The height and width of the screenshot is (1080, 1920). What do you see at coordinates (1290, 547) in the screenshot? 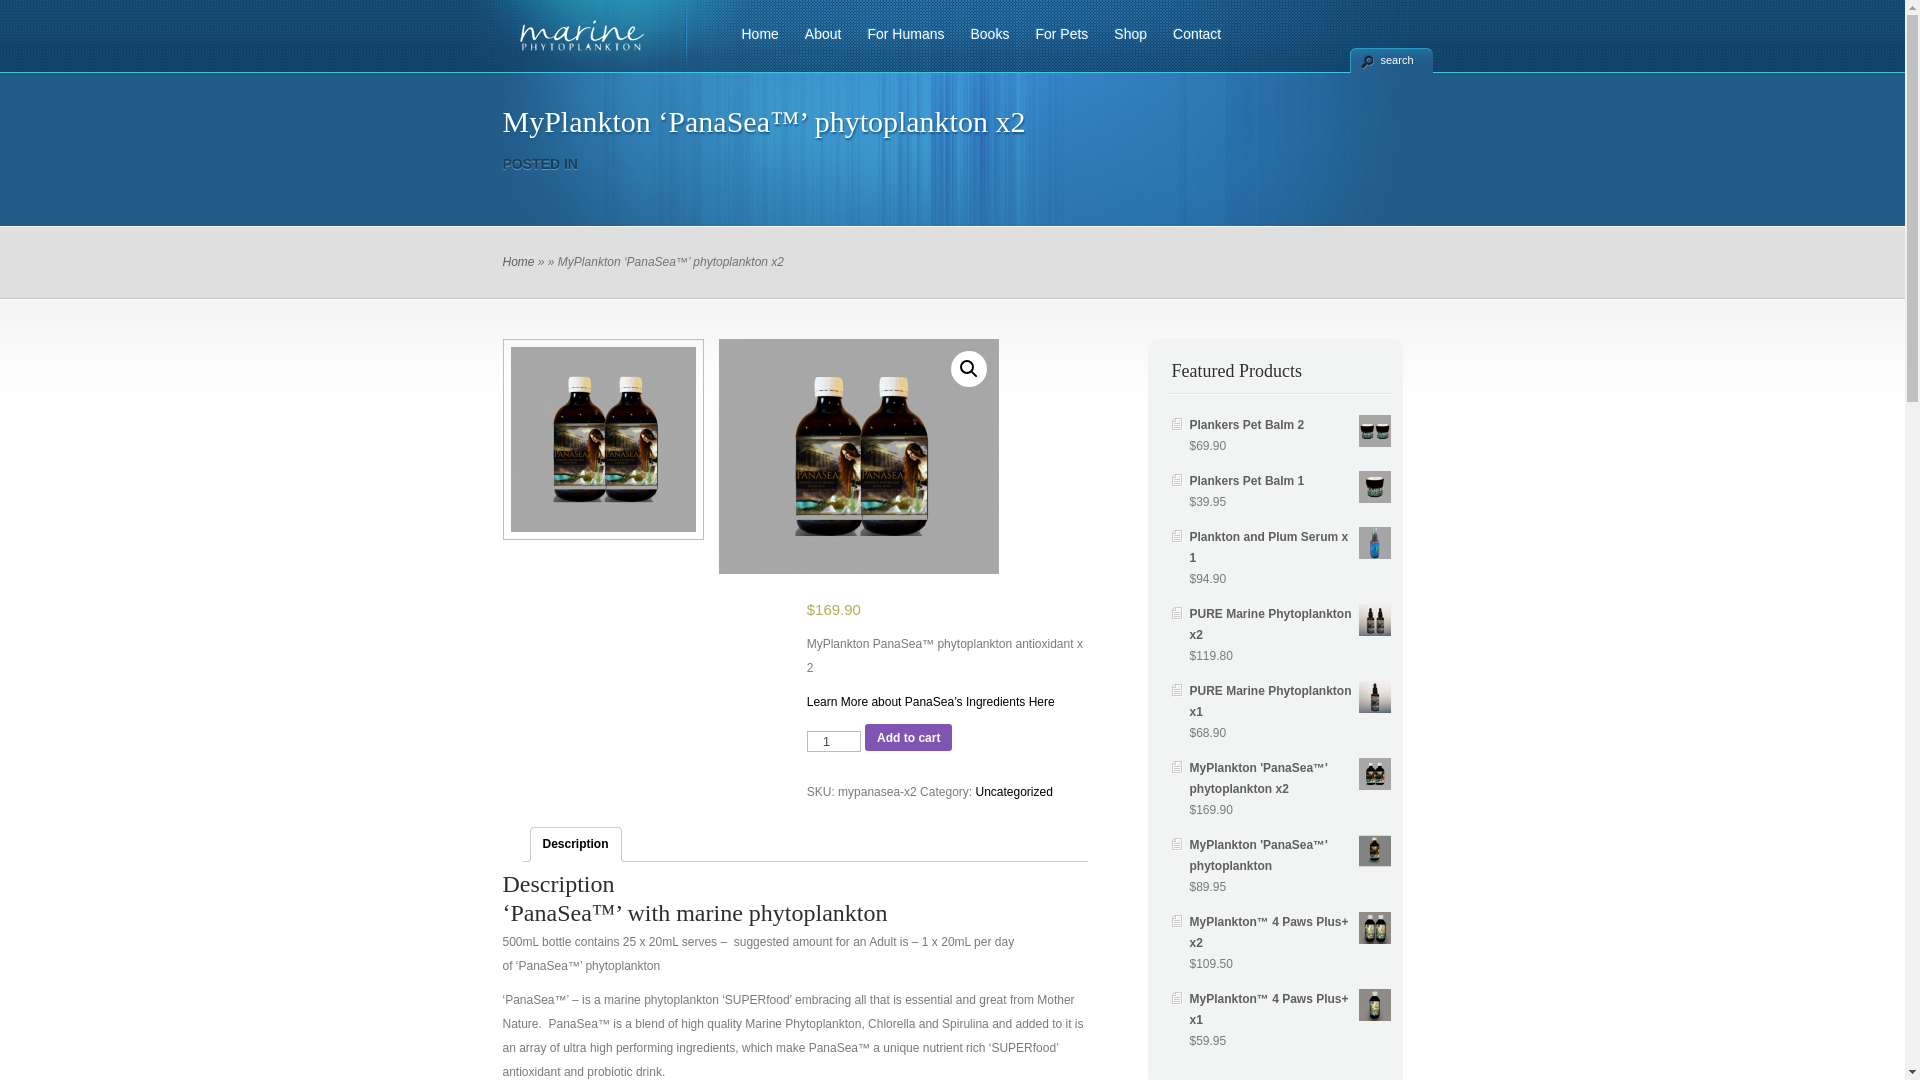
I see `'Plankton and Plum Serum x 1'` at bounding box center [1290, 547].